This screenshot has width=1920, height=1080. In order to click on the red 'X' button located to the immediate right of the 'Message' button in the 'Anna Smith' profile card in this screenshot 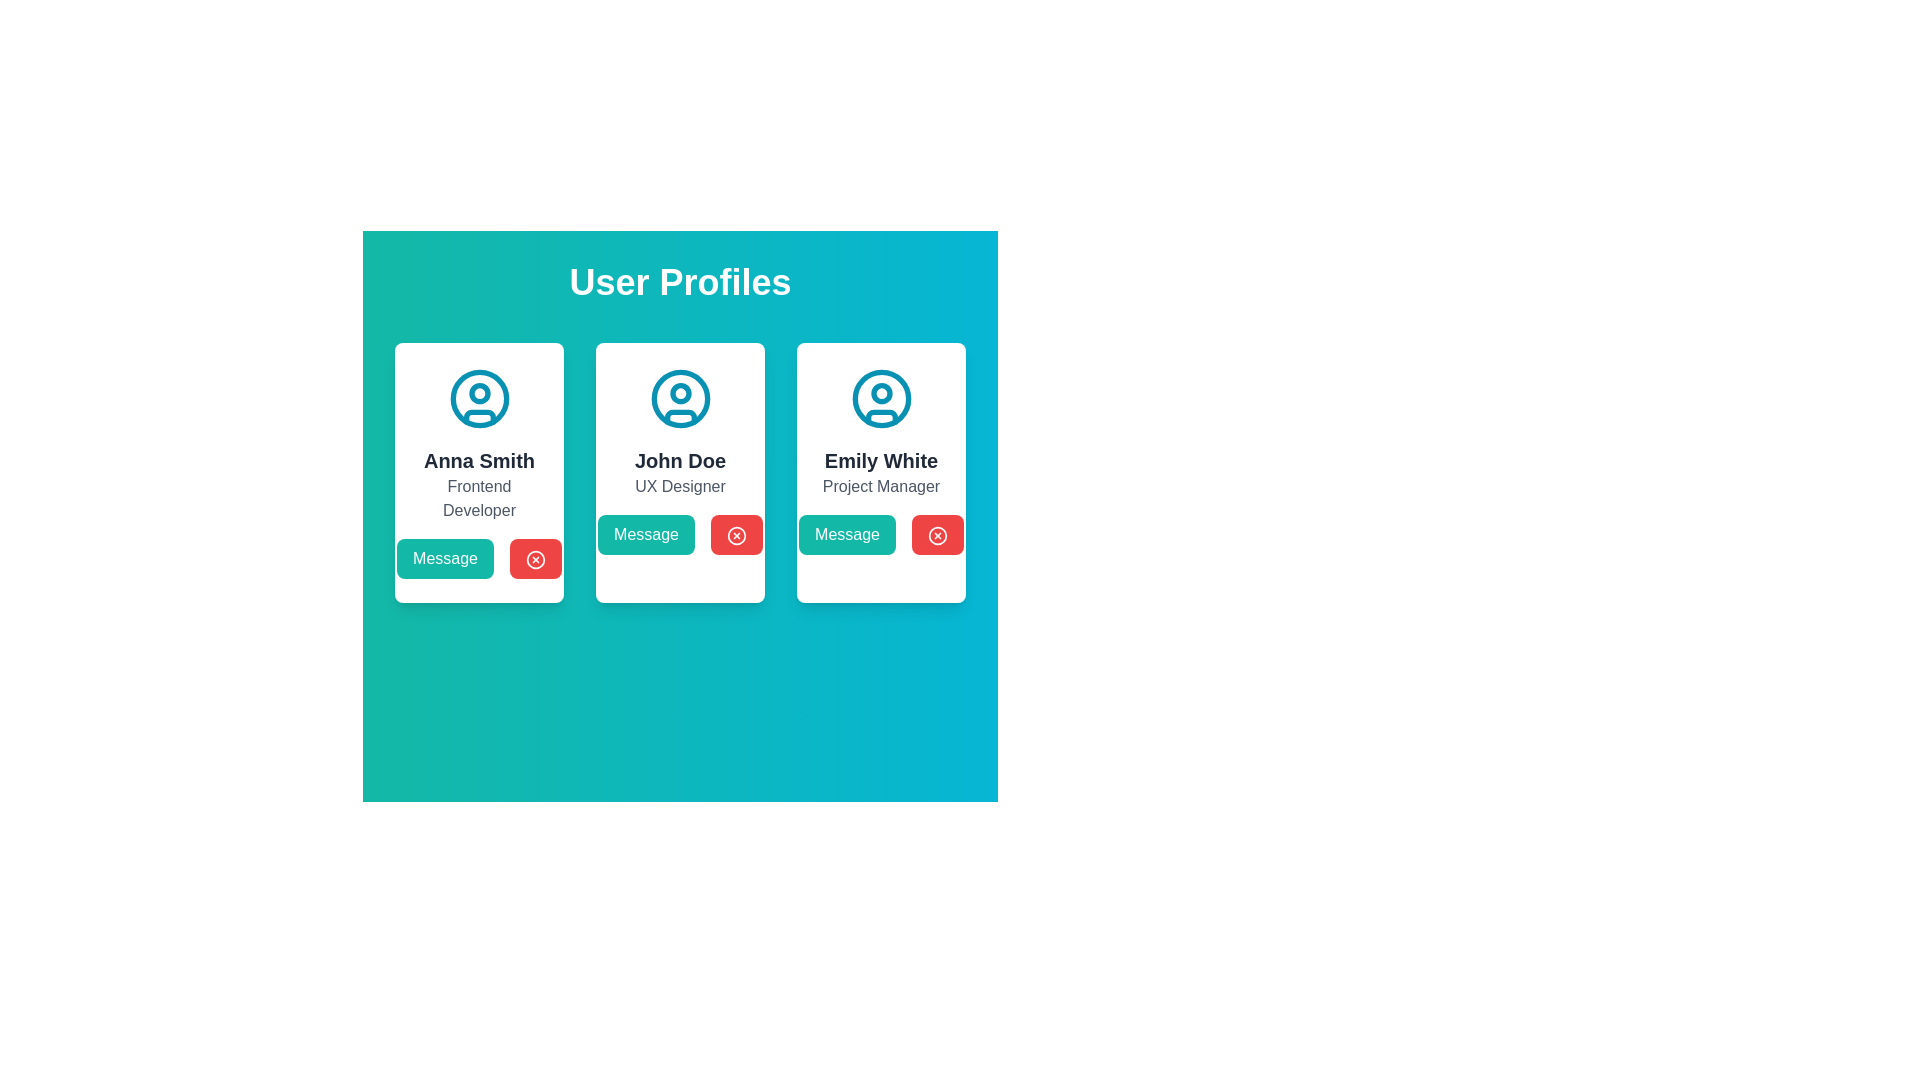, I will do `click(536, 559)`.